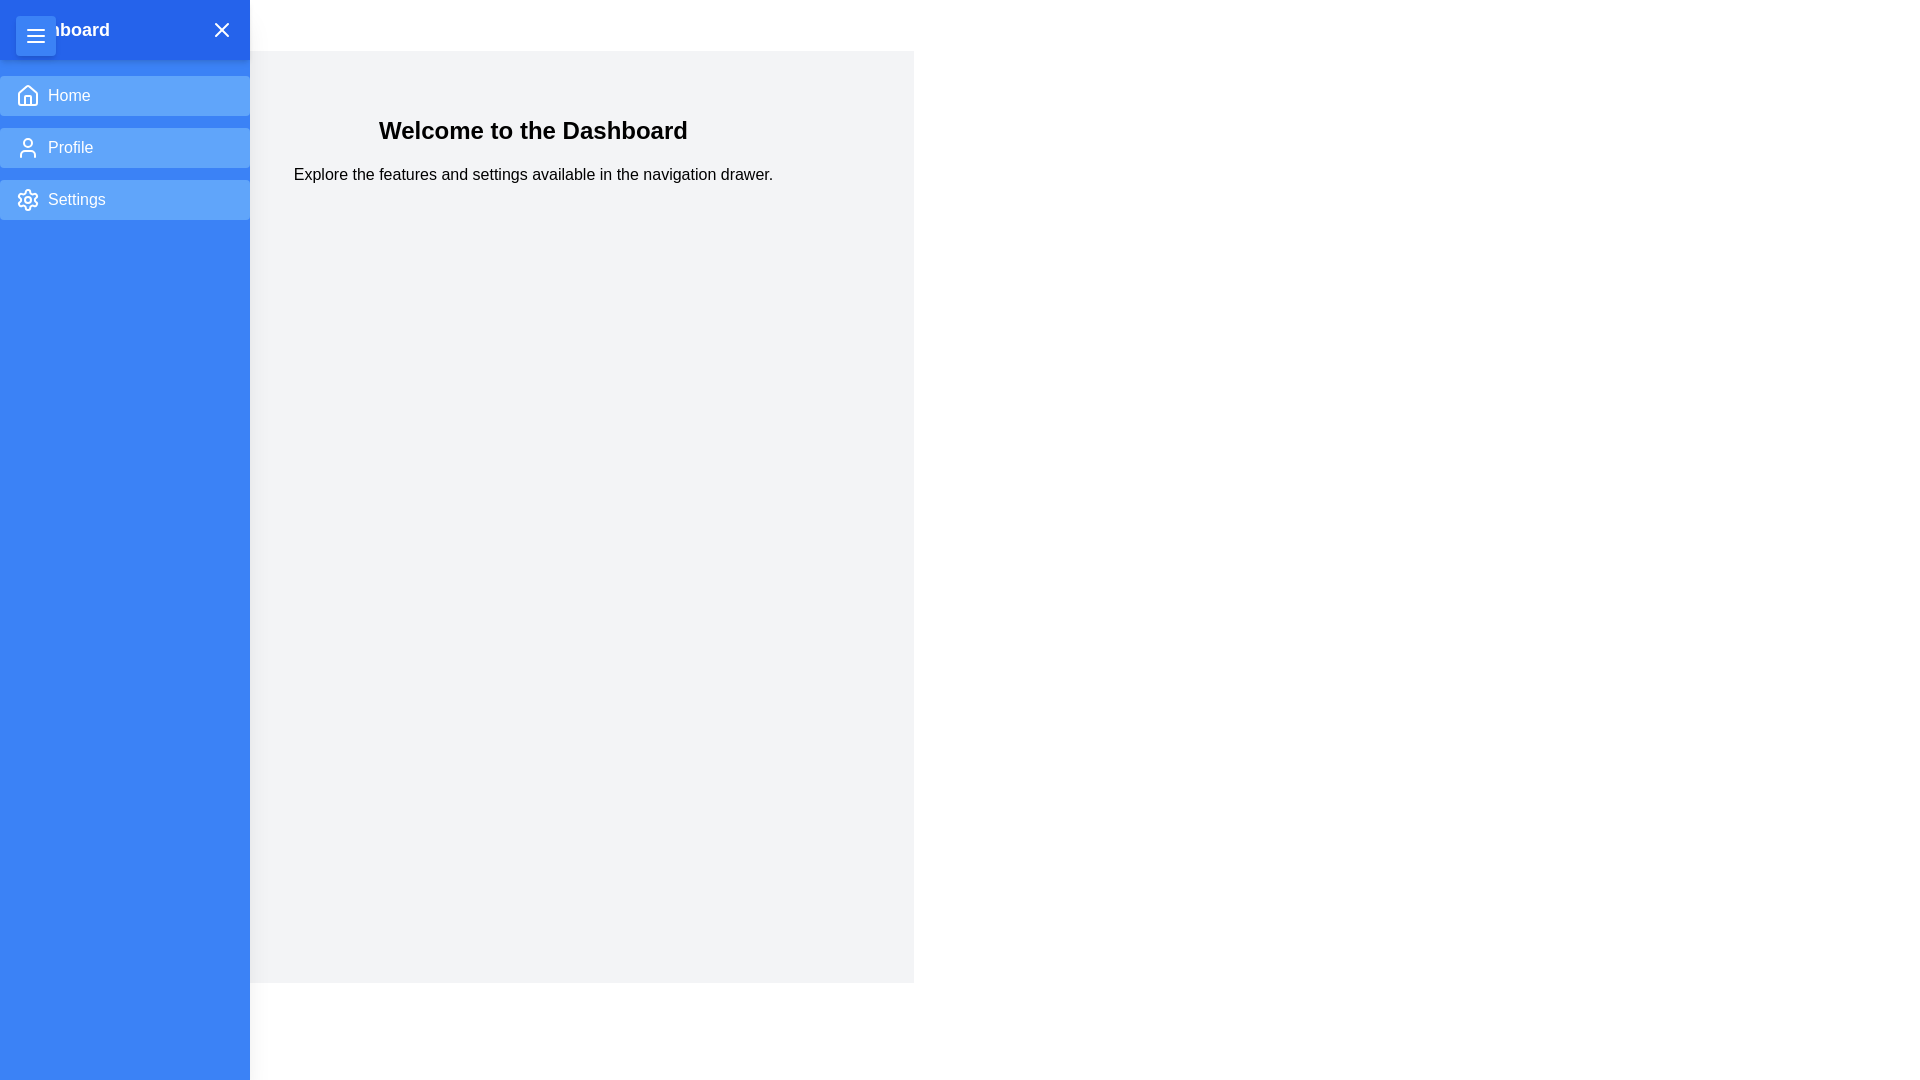 The height and width of the screenshot is (1080, 1920). I want to click on the 'Home' menu icon, so click(28, 95).